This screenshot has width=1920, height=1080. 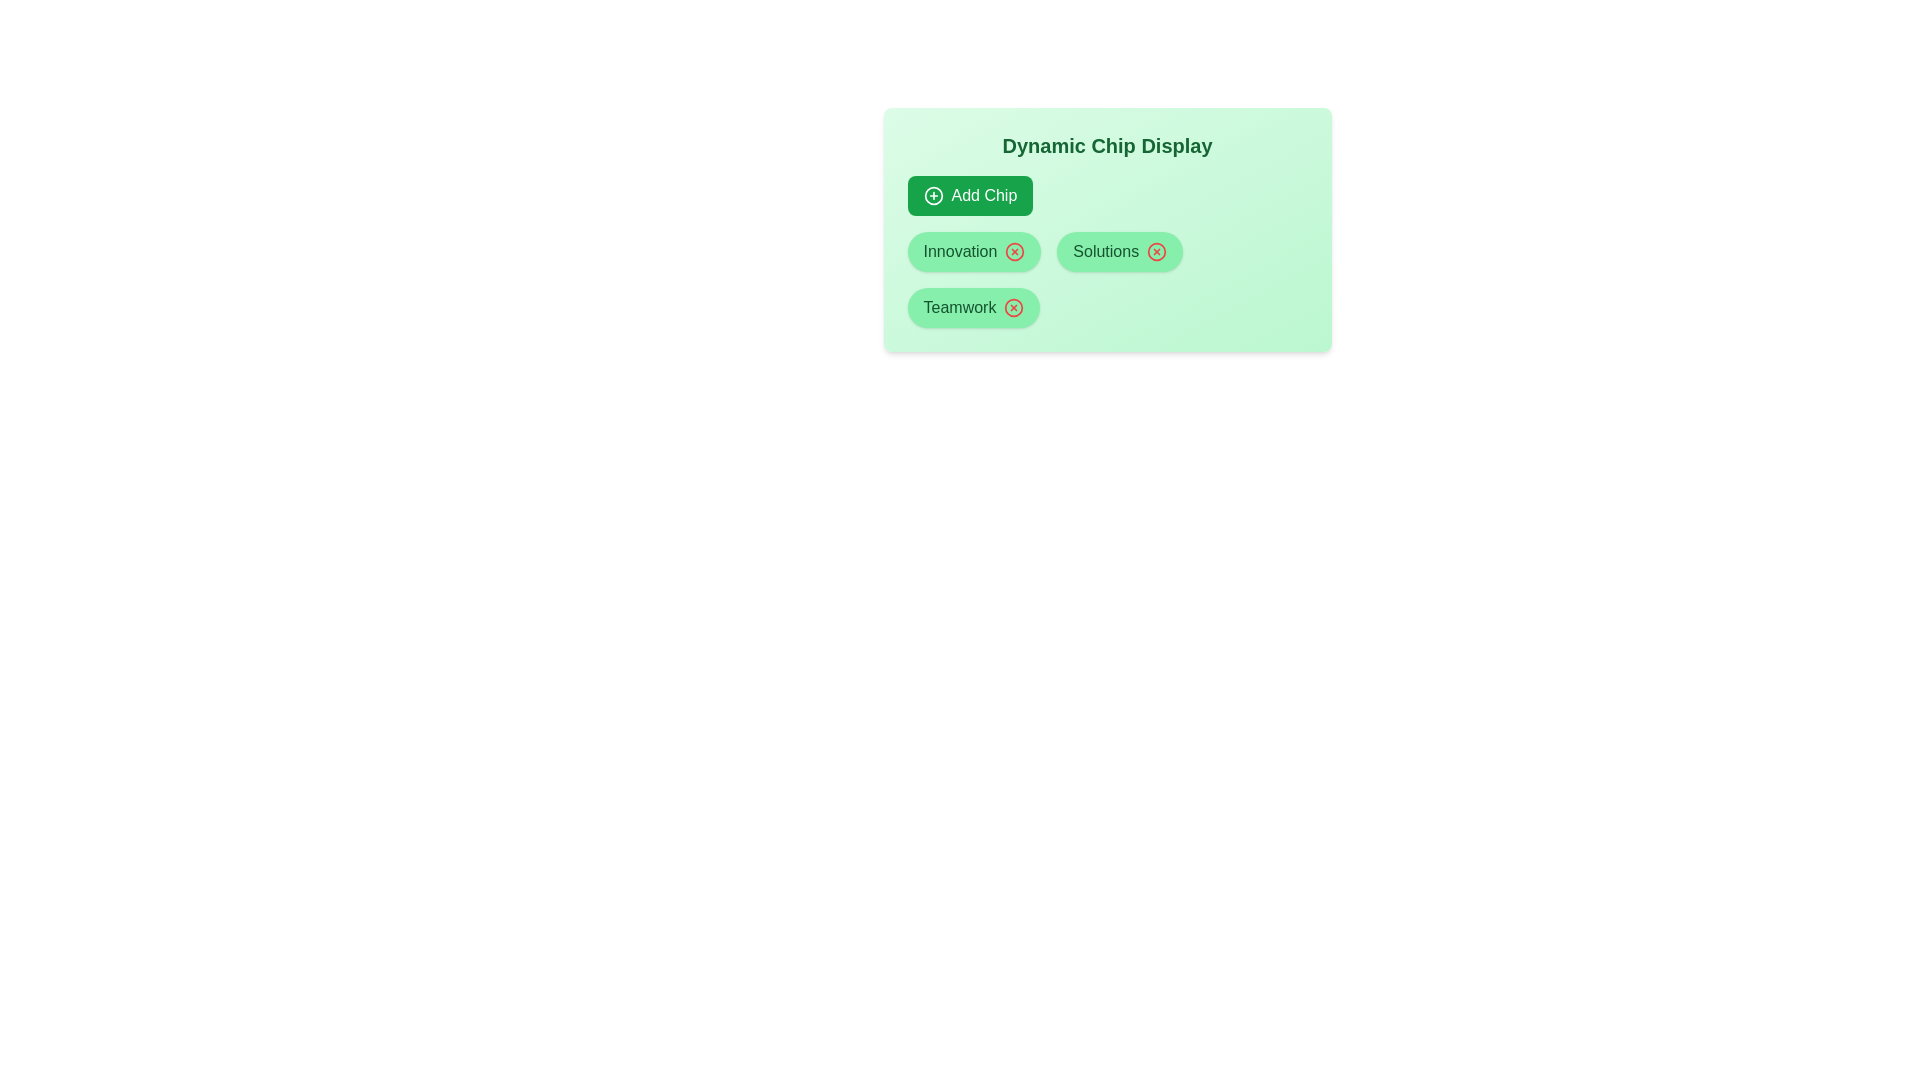 What do you see at coordinates (1157, 250) in the screenshot?
I see `the cross icon of the chip labeled Solutions to remove it` at bounding box center [1157, 250].